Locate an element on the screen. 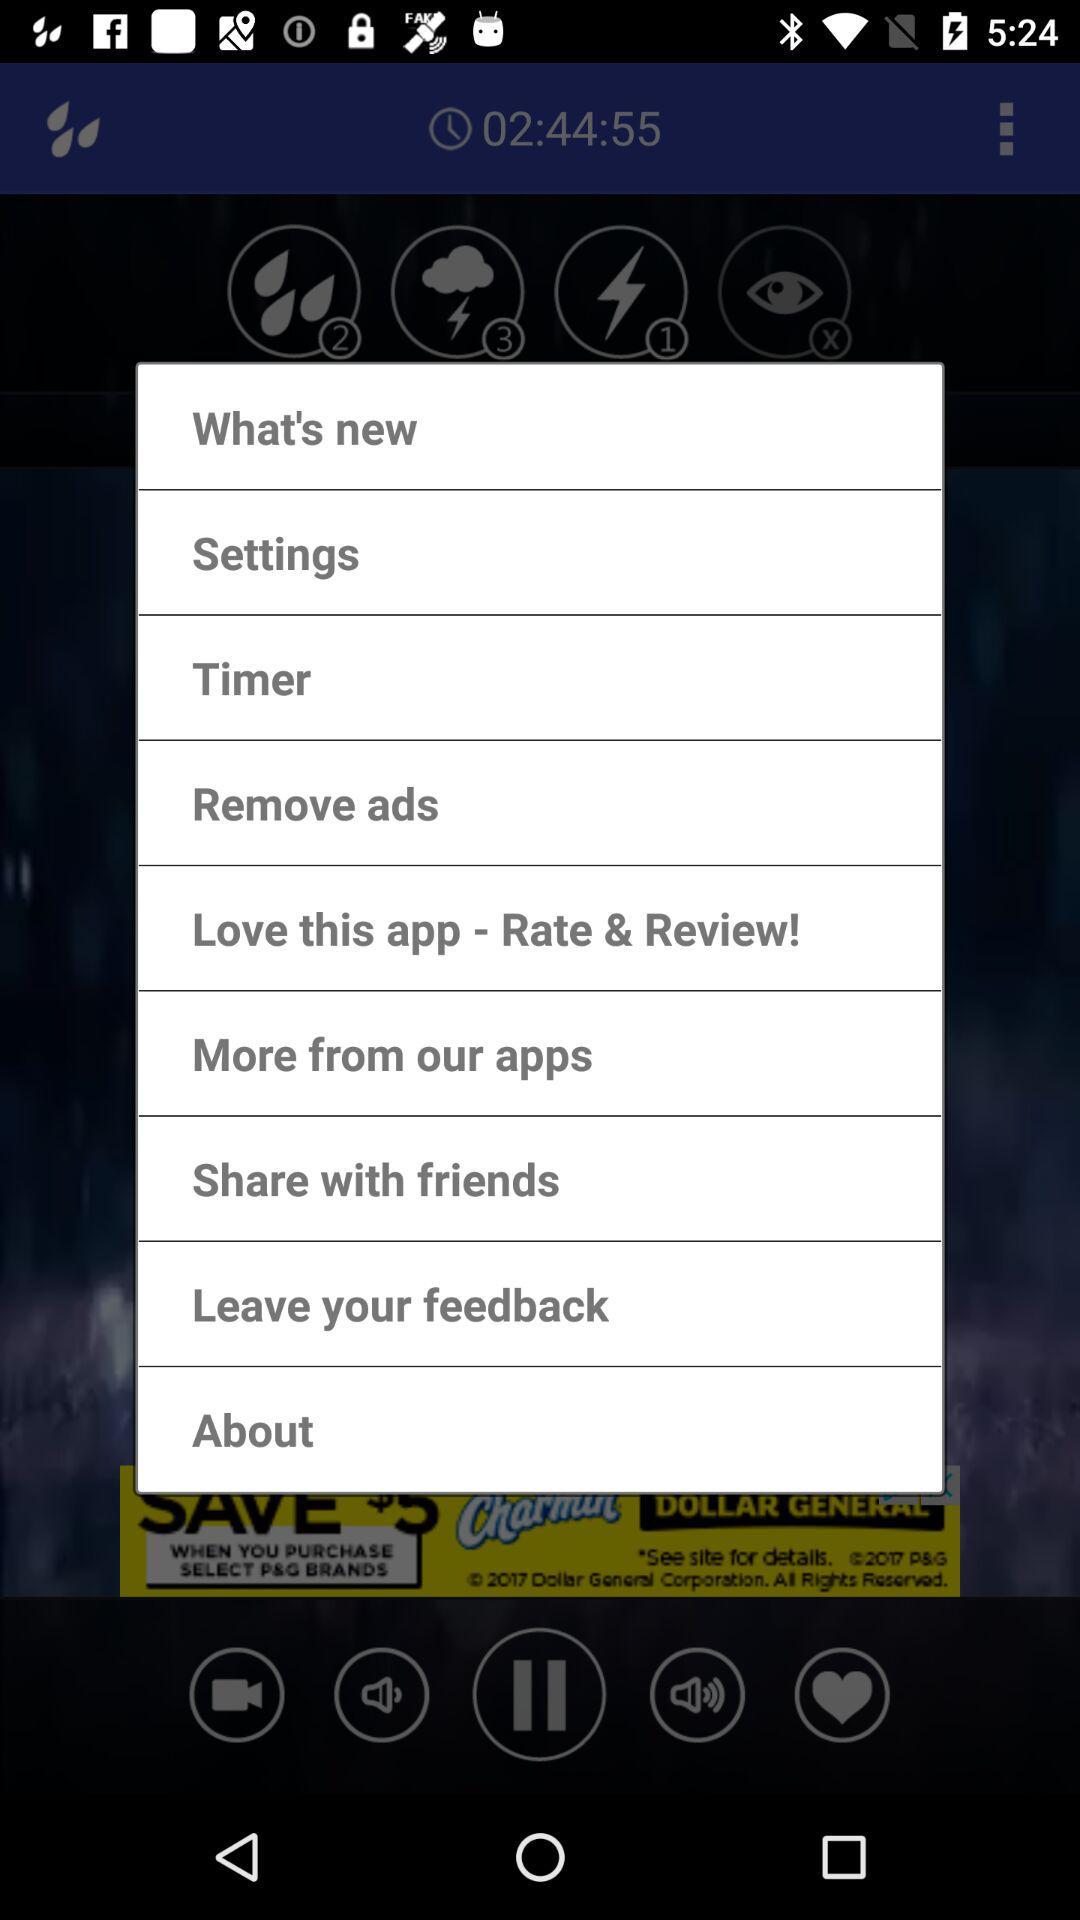  the icon above the settings app is located at coordinates (285, 426).